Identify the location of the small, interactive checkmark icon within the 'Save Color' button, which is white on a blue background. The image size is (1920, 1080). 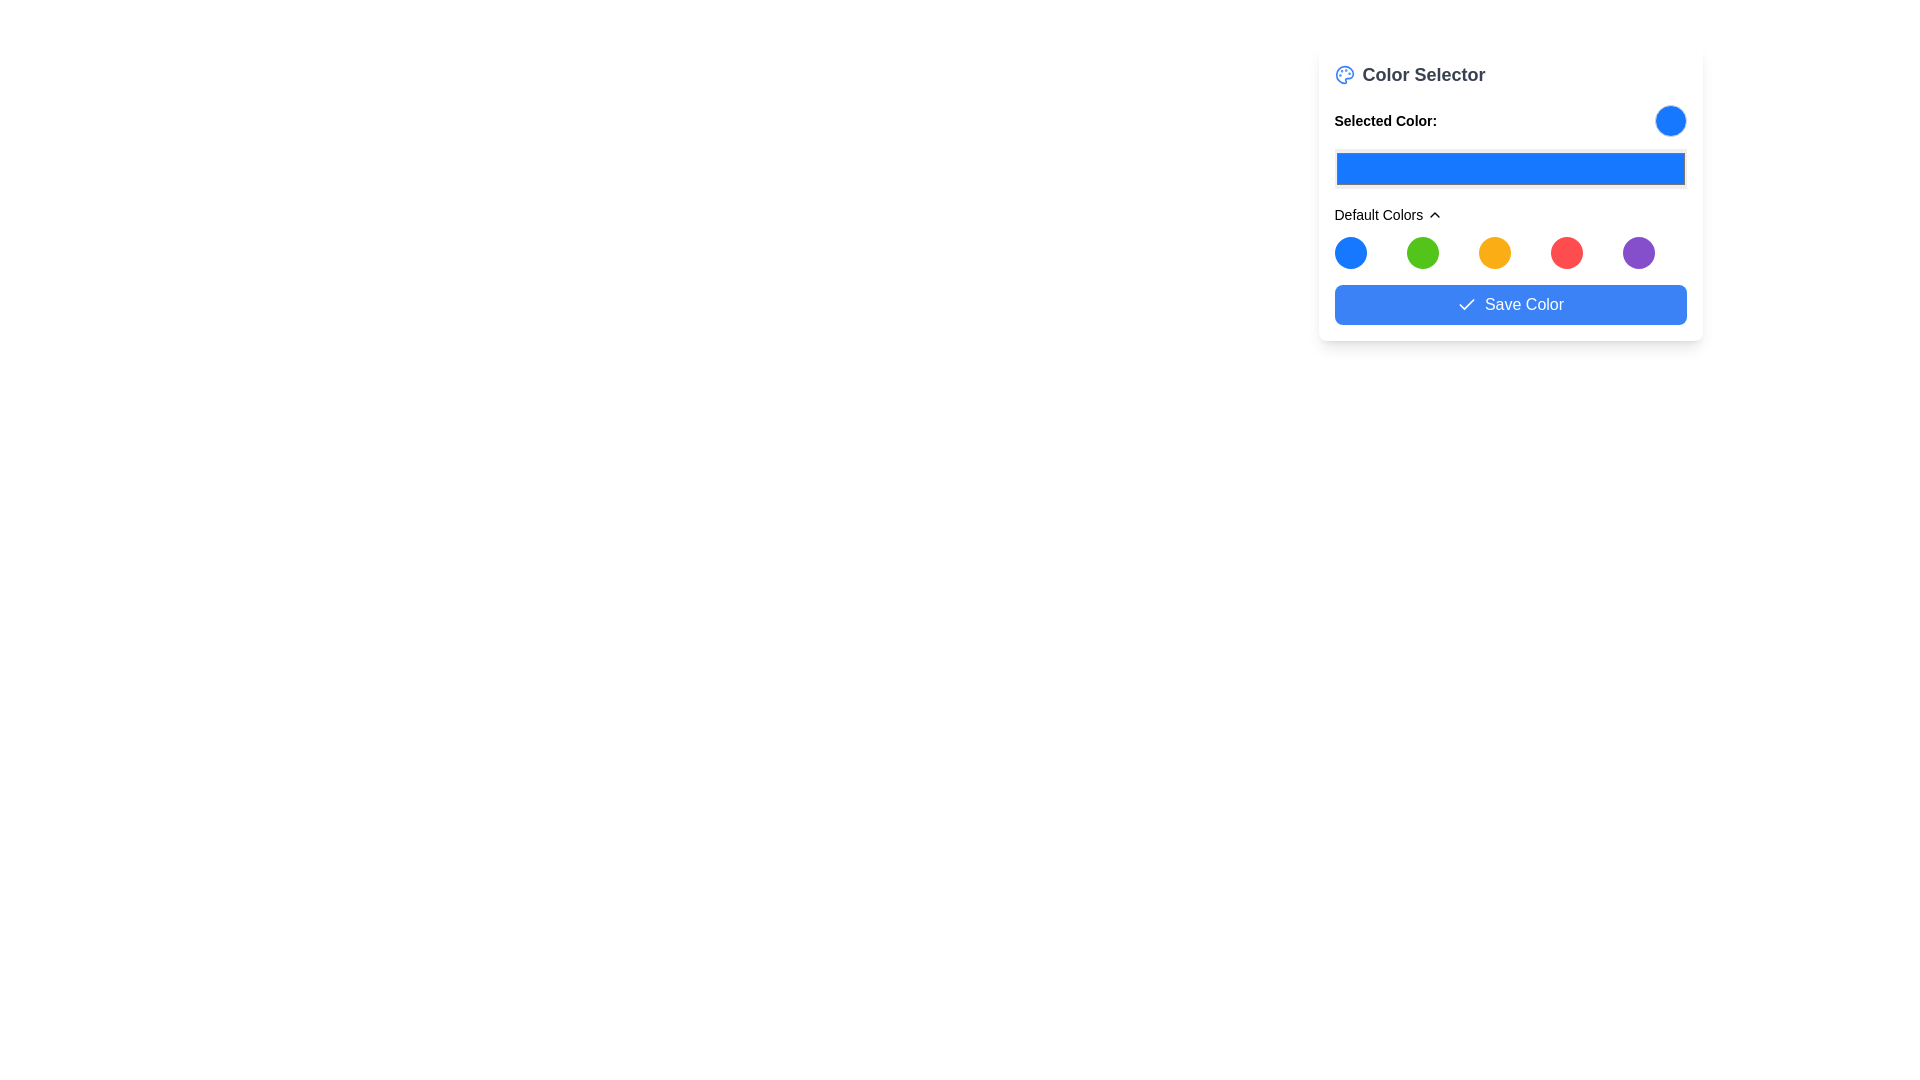
(1466, 304).